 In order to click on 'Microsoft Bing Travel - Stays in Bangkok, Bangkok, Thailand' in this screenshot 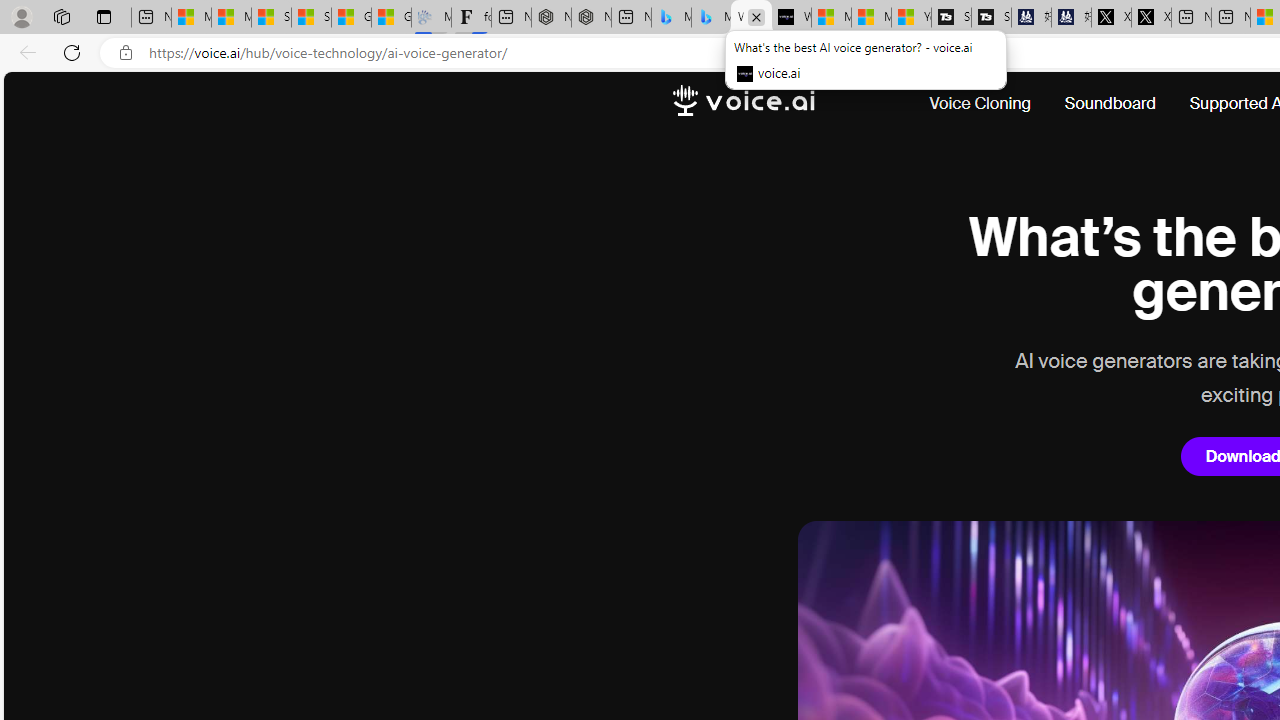, I will do `click(671, 17)`.